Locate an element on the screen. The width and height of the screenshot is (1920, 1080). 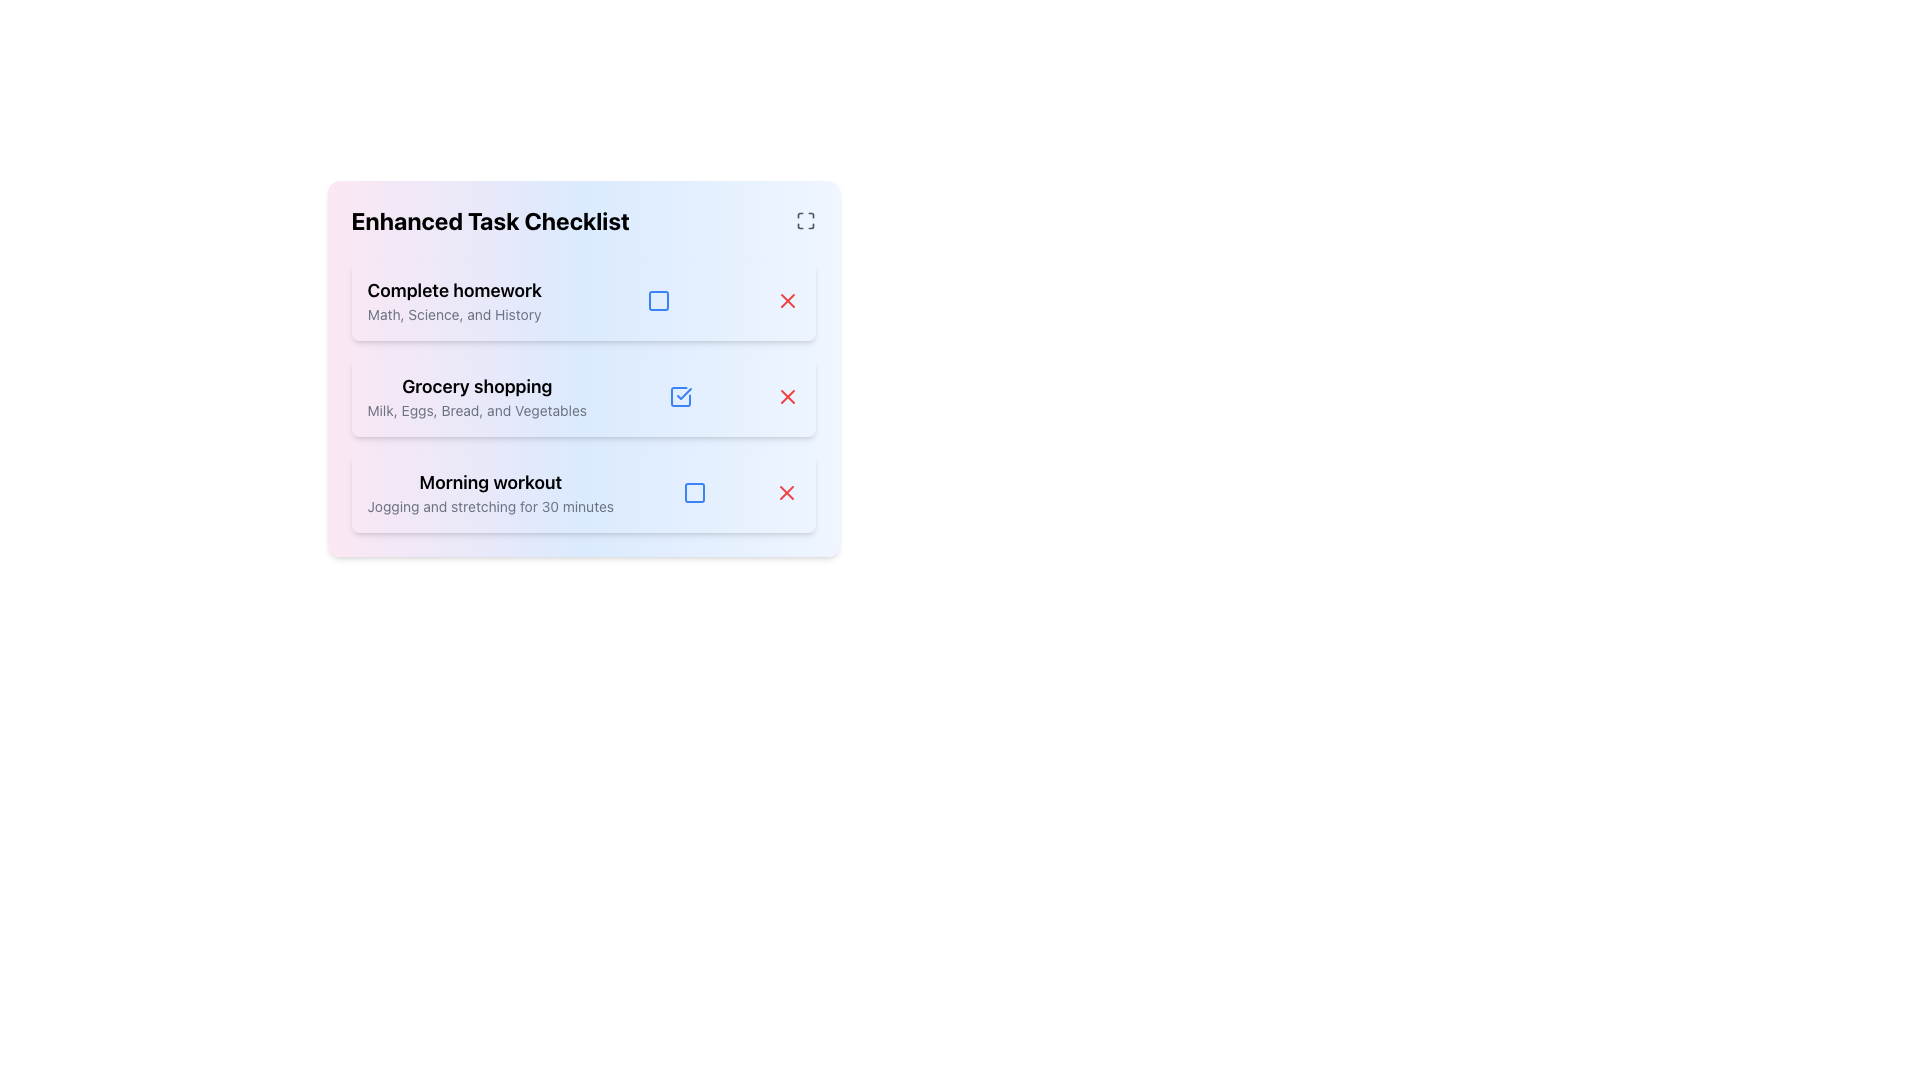
task title and details displayed in the first task item of the 'Enhanced Task Checklist', which is positioned near the top of the list and aligned to the left is located at coordinates (453, 300).